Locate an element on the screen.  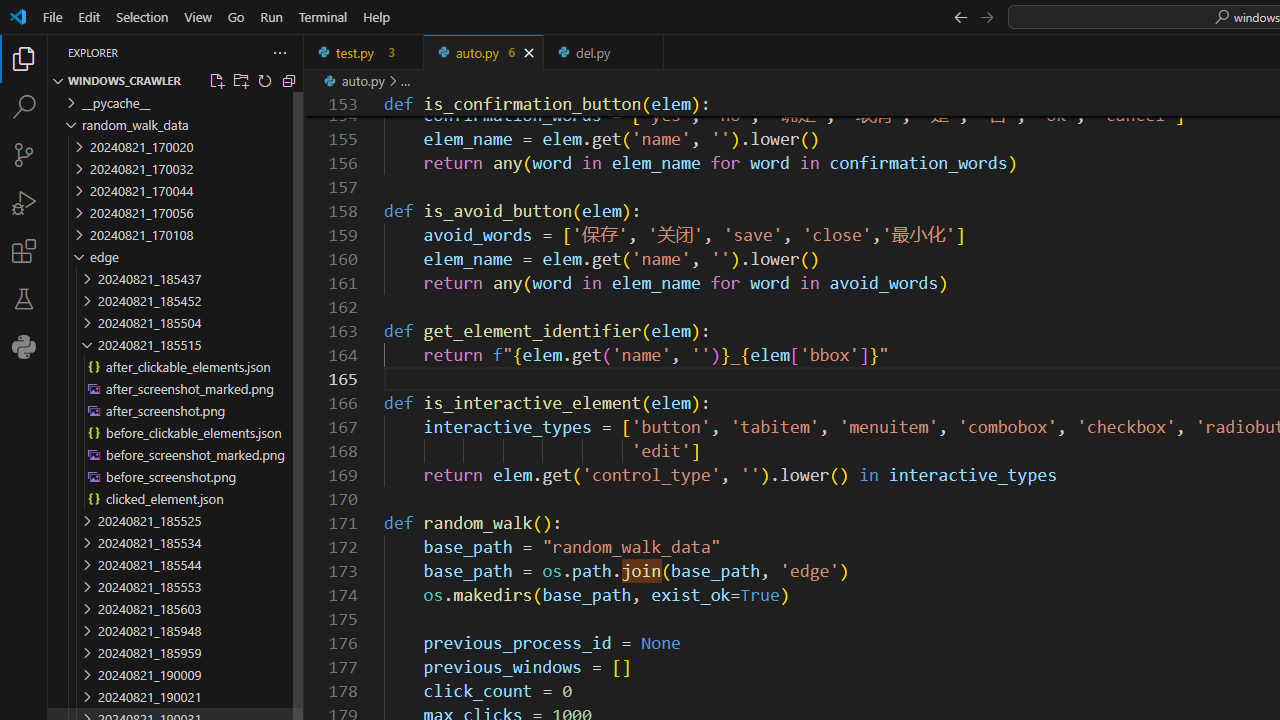
'Refresh Explorer' is located at coordinates (263, 80).